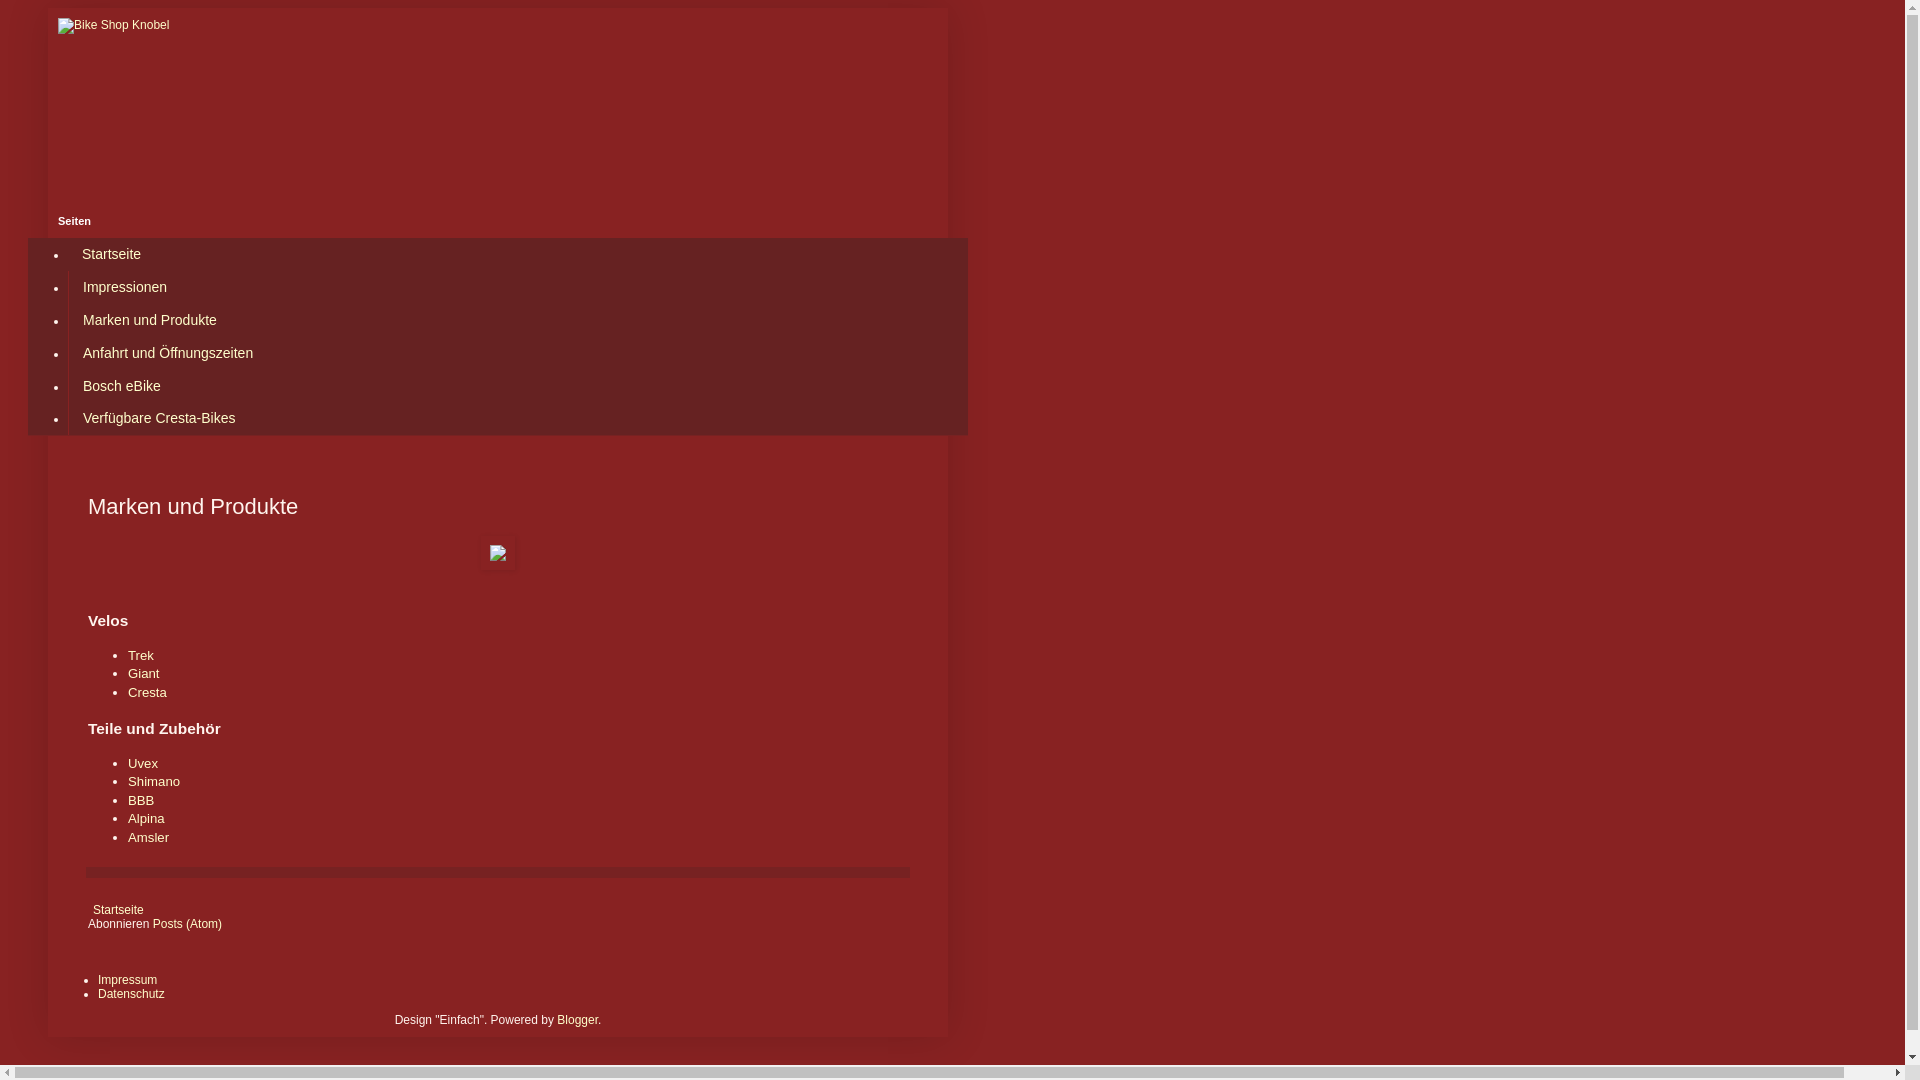 The width and height of the screenshot is (1920, 1080). I want to click on 'Bosch eBike', so click(120, 385).